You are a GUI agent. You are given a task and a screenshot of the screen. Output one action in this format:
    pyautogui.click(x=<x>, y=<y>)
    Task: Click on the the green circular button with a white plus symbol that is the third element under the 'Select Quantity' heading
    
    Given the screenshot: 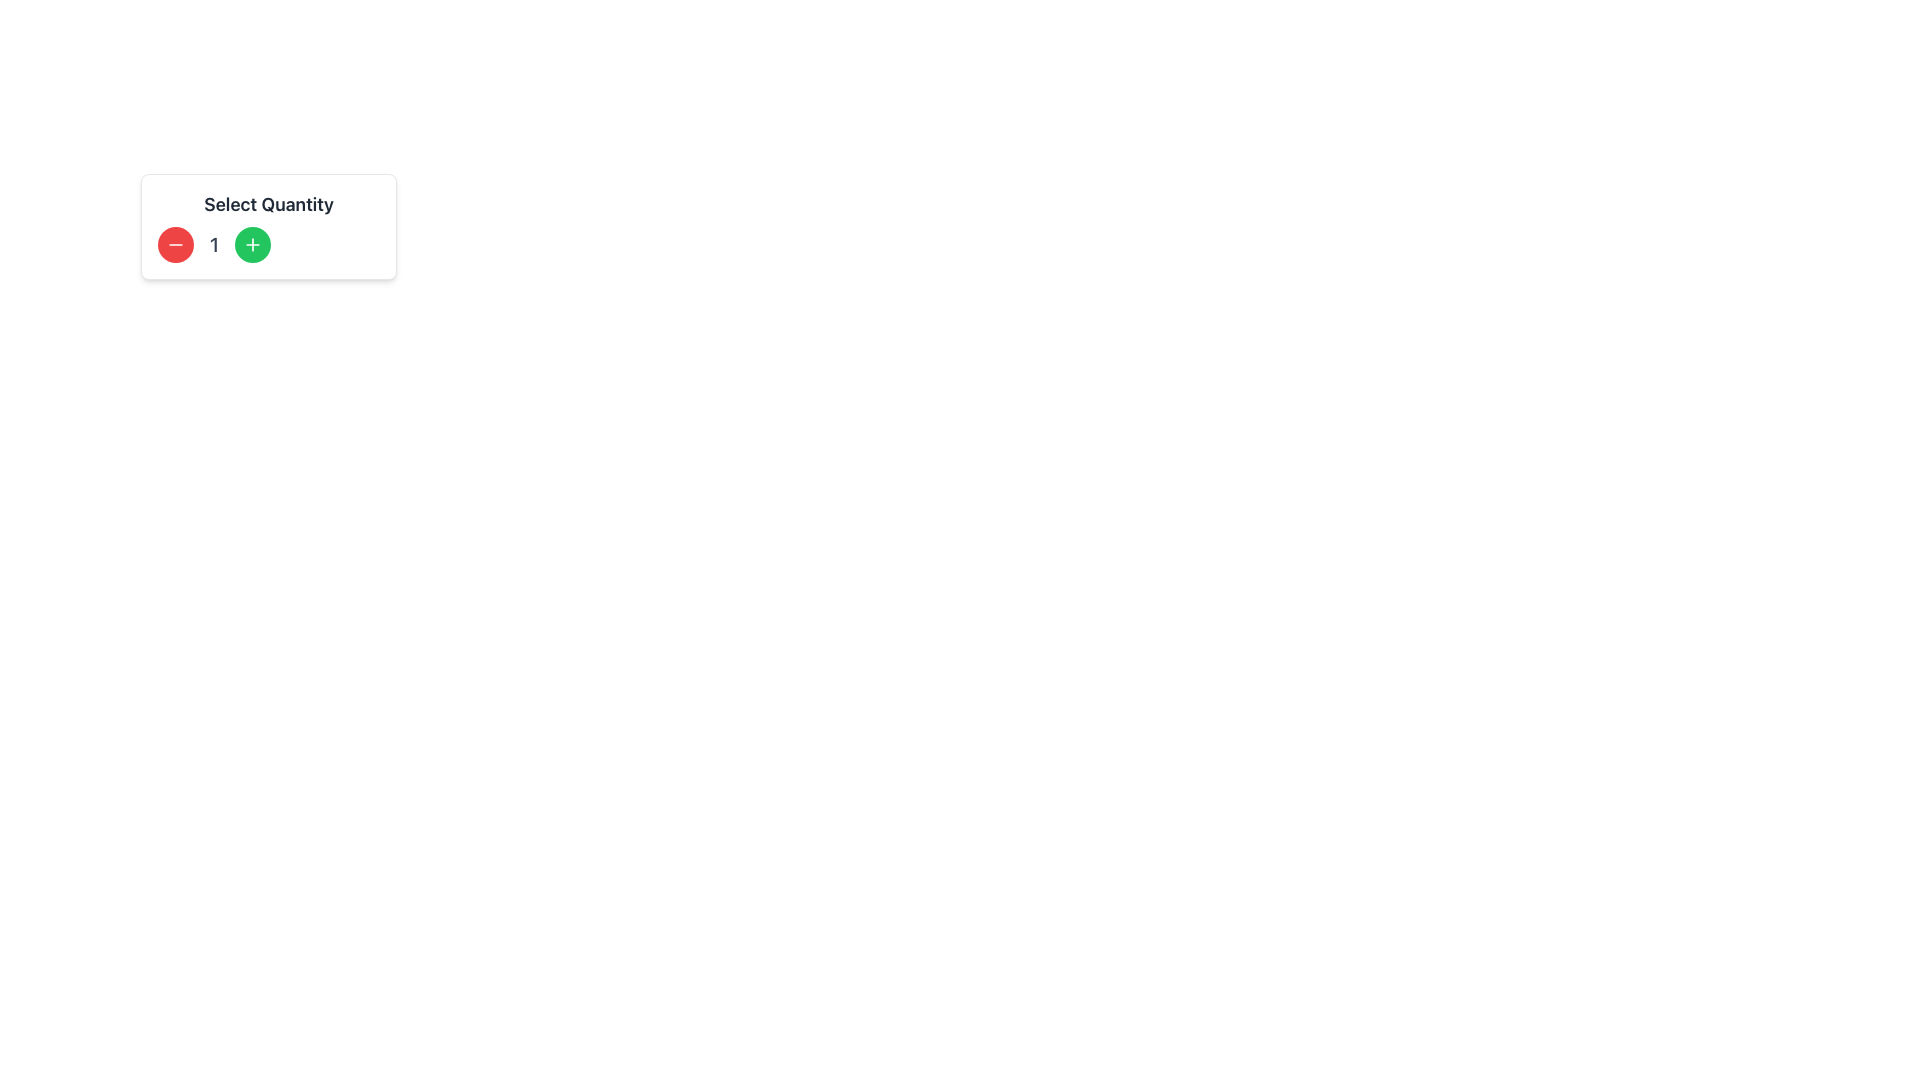 What is the action you would take?
    pyautogui.click(x=267, y=244)
    